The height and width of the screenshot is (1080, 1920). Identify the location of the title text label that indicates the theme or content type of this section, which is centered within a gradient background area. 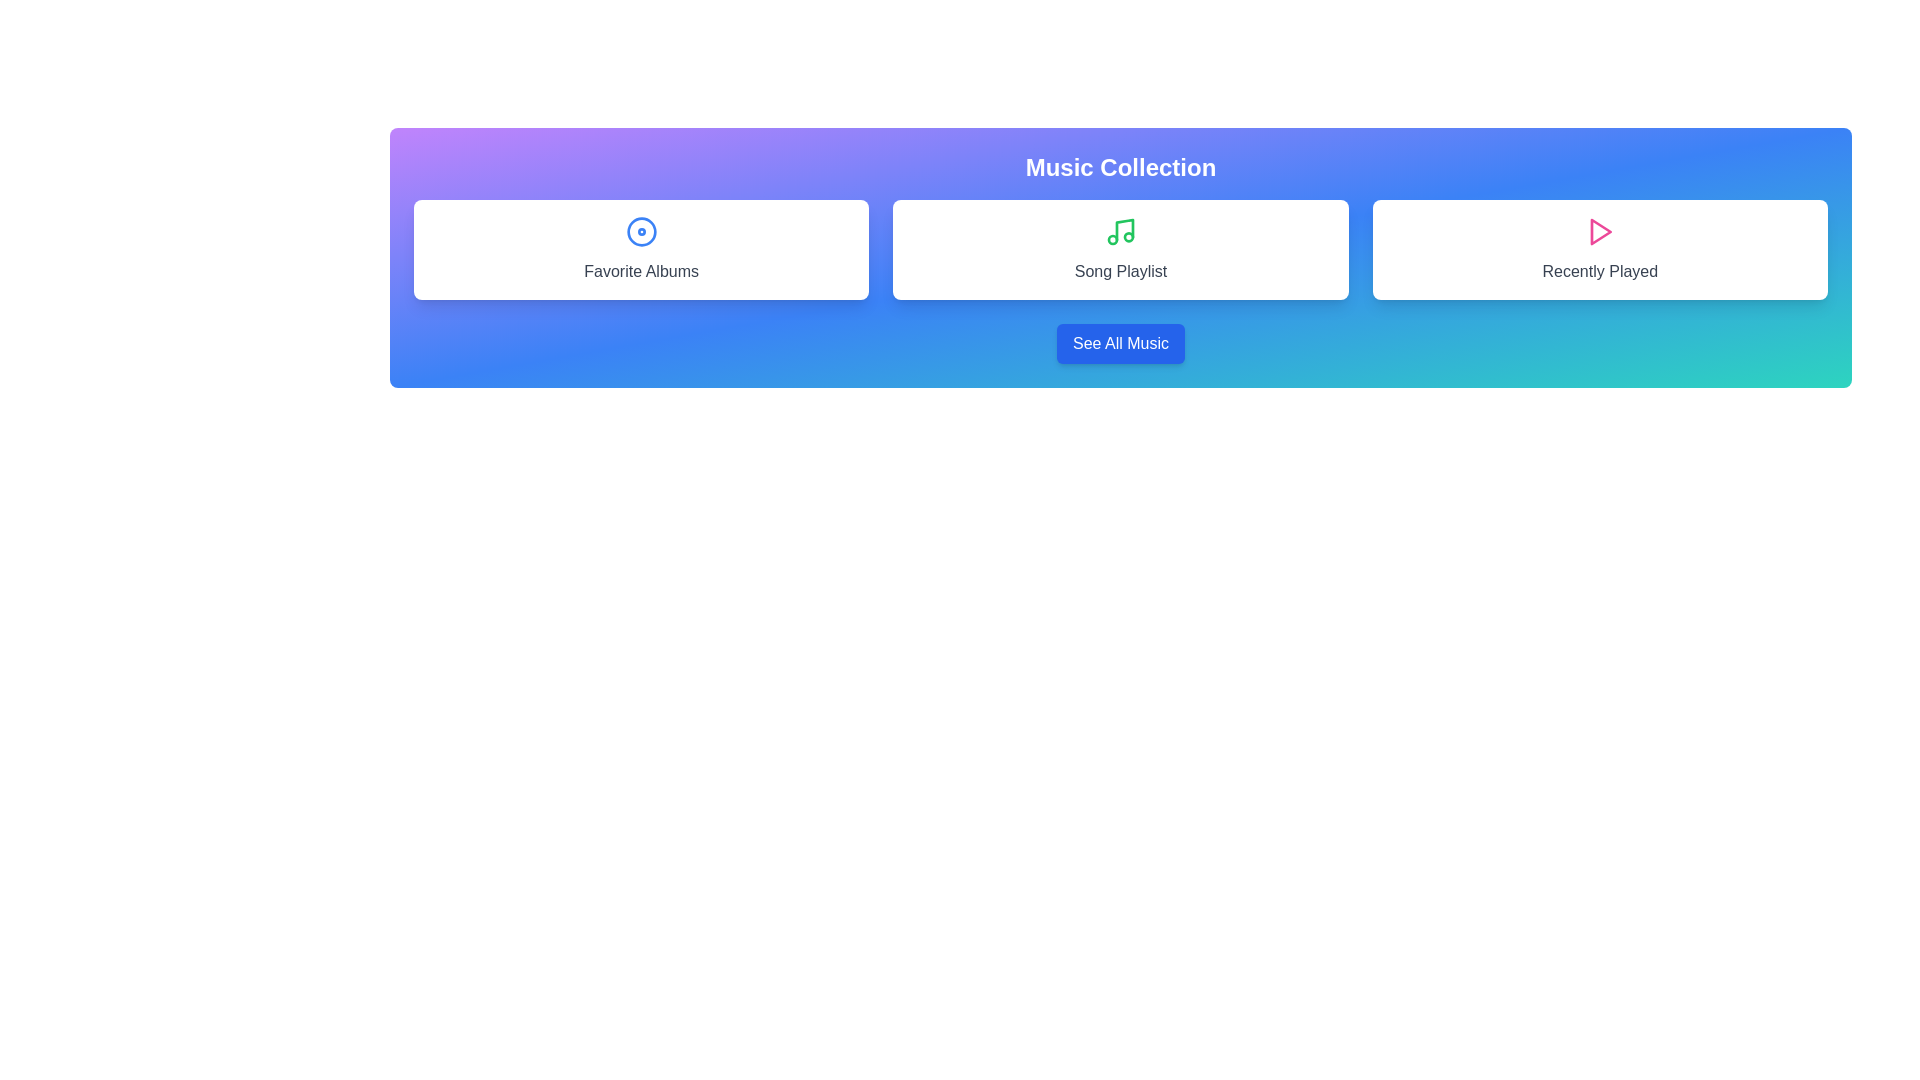
(1121, 167).